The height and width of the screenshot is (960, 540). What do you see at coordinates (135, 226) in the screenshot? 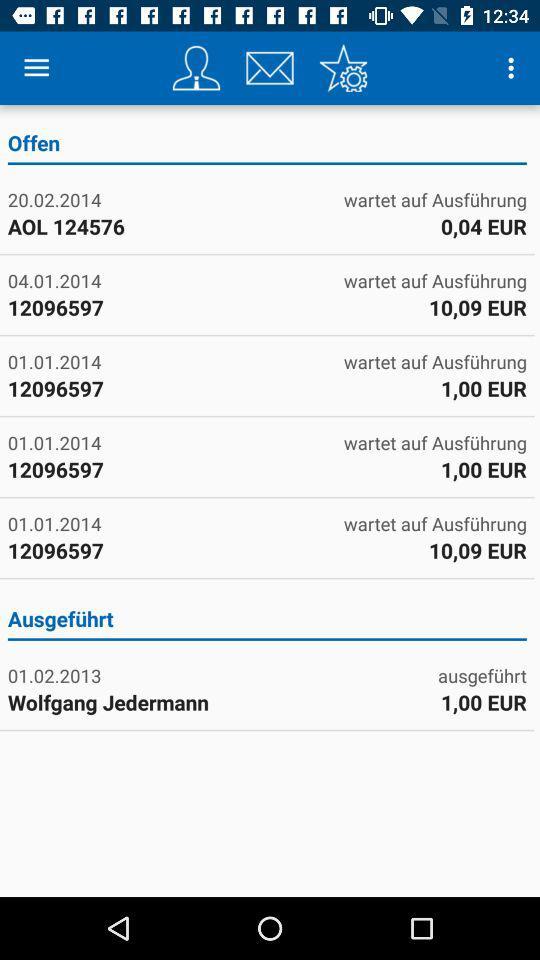
I see `aol 124576 item` at bounding box center [135, 226].